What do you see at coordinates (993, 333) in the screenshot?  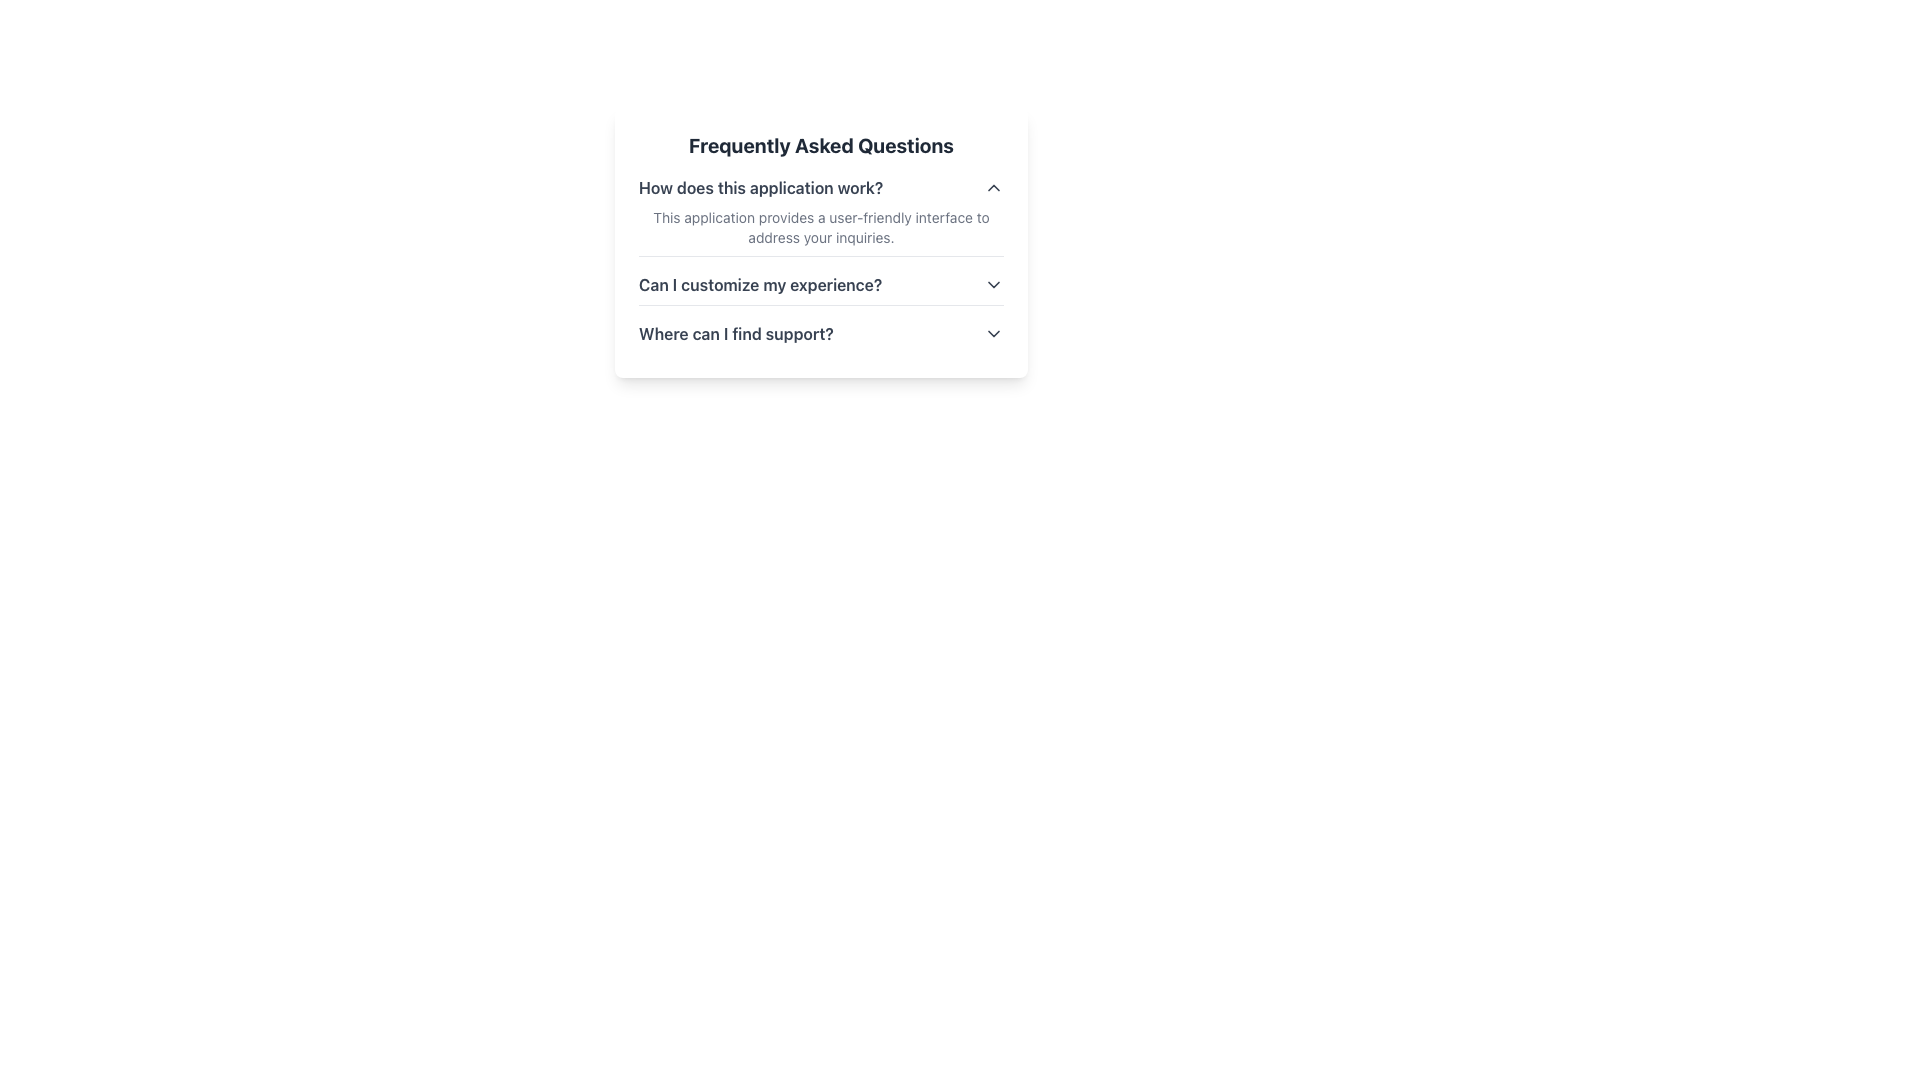 I see `the Chevron icon located at the rightmost edge of the question 'Where can I find support?'` at bounding box center [993, 333].